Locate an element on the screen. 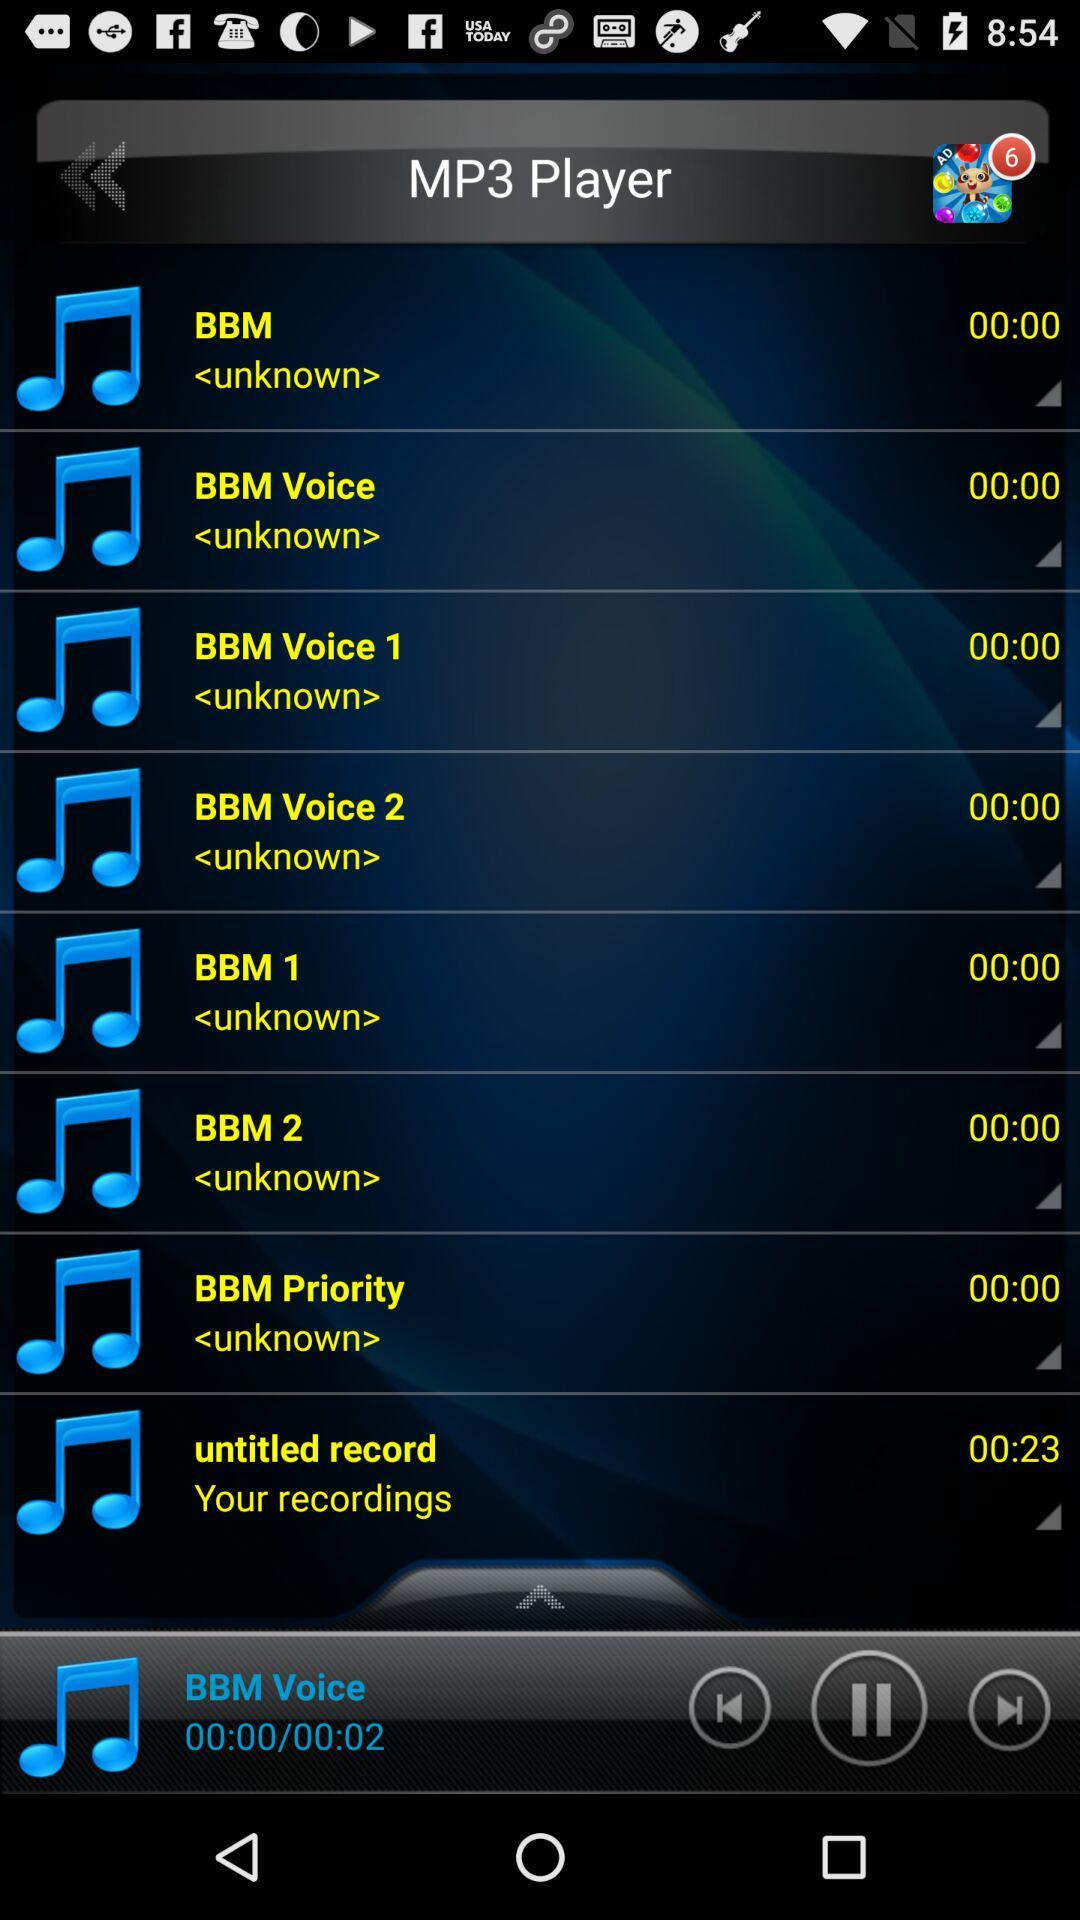  the mp3 player icon is located at coordinates (538, 176).